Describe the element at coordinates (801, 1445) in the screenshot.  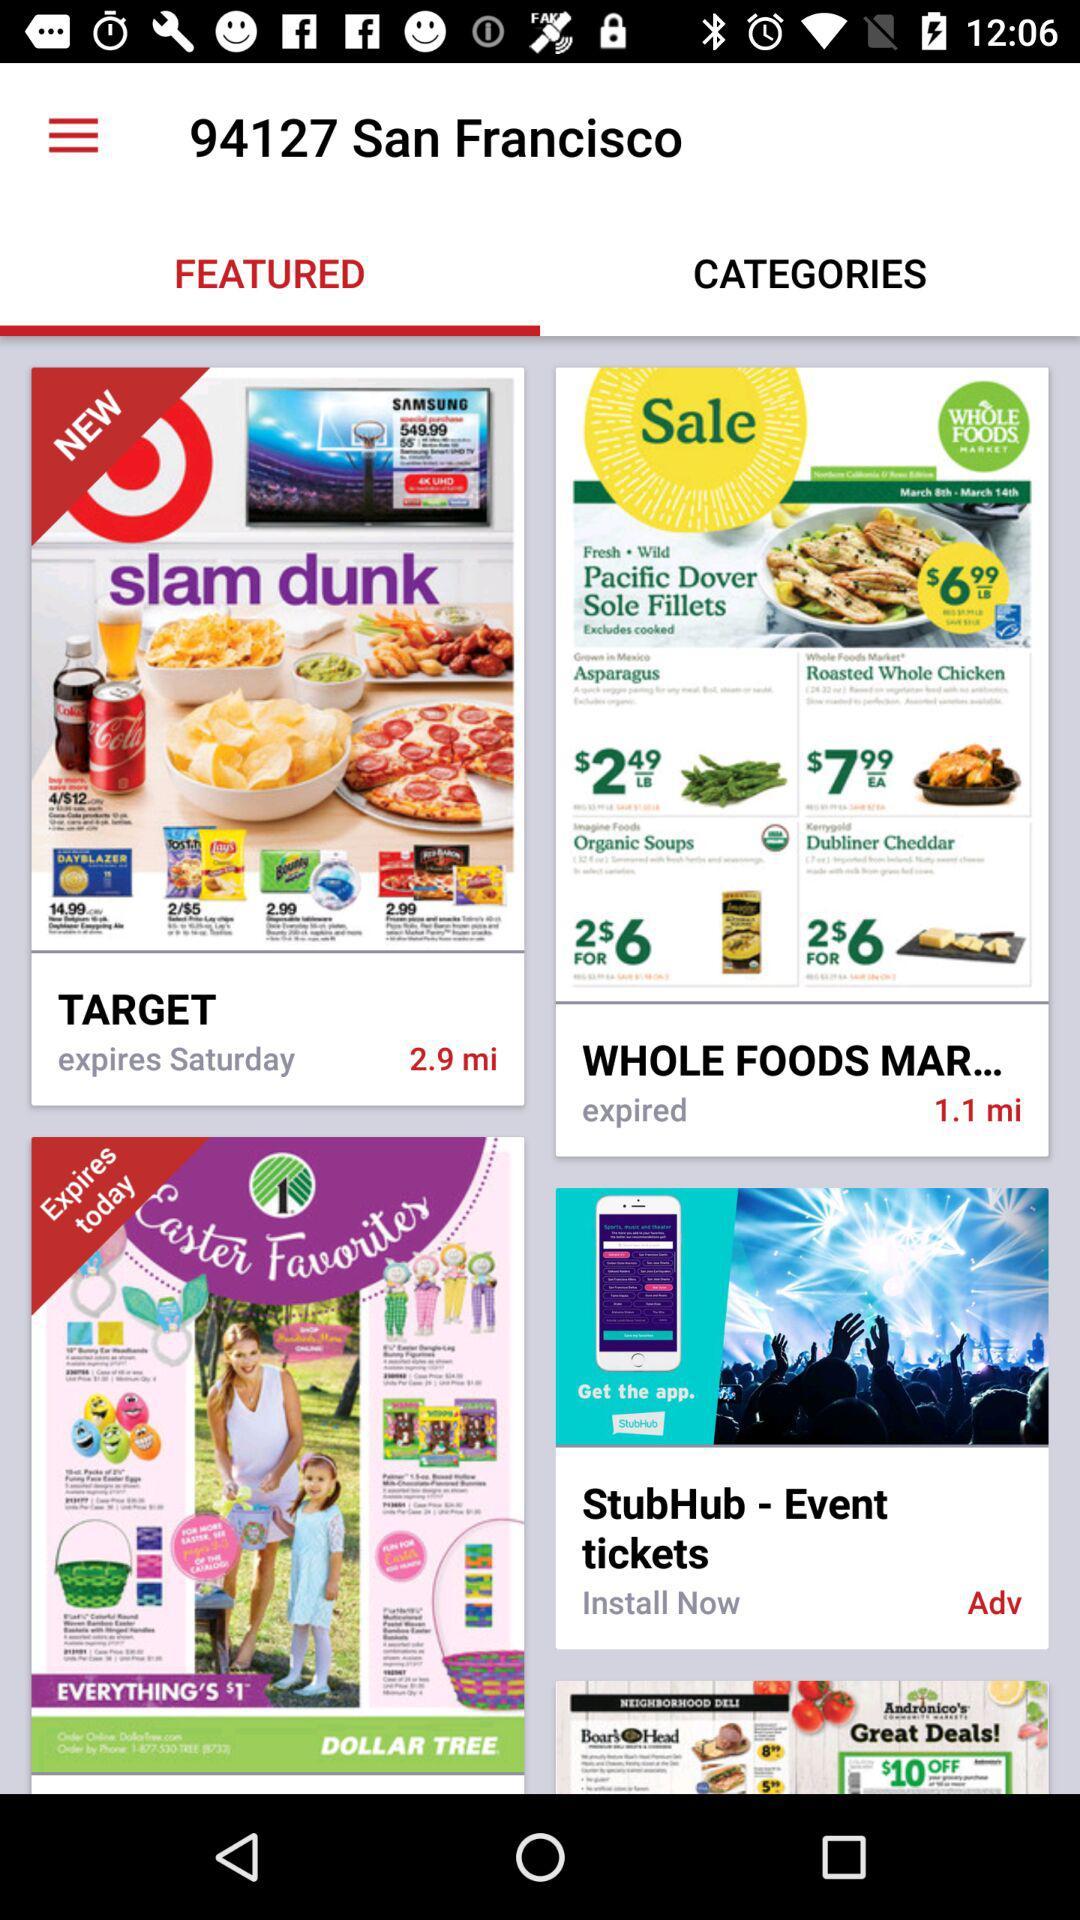
I see `item above the stubhub - event tickets icon` at that location.